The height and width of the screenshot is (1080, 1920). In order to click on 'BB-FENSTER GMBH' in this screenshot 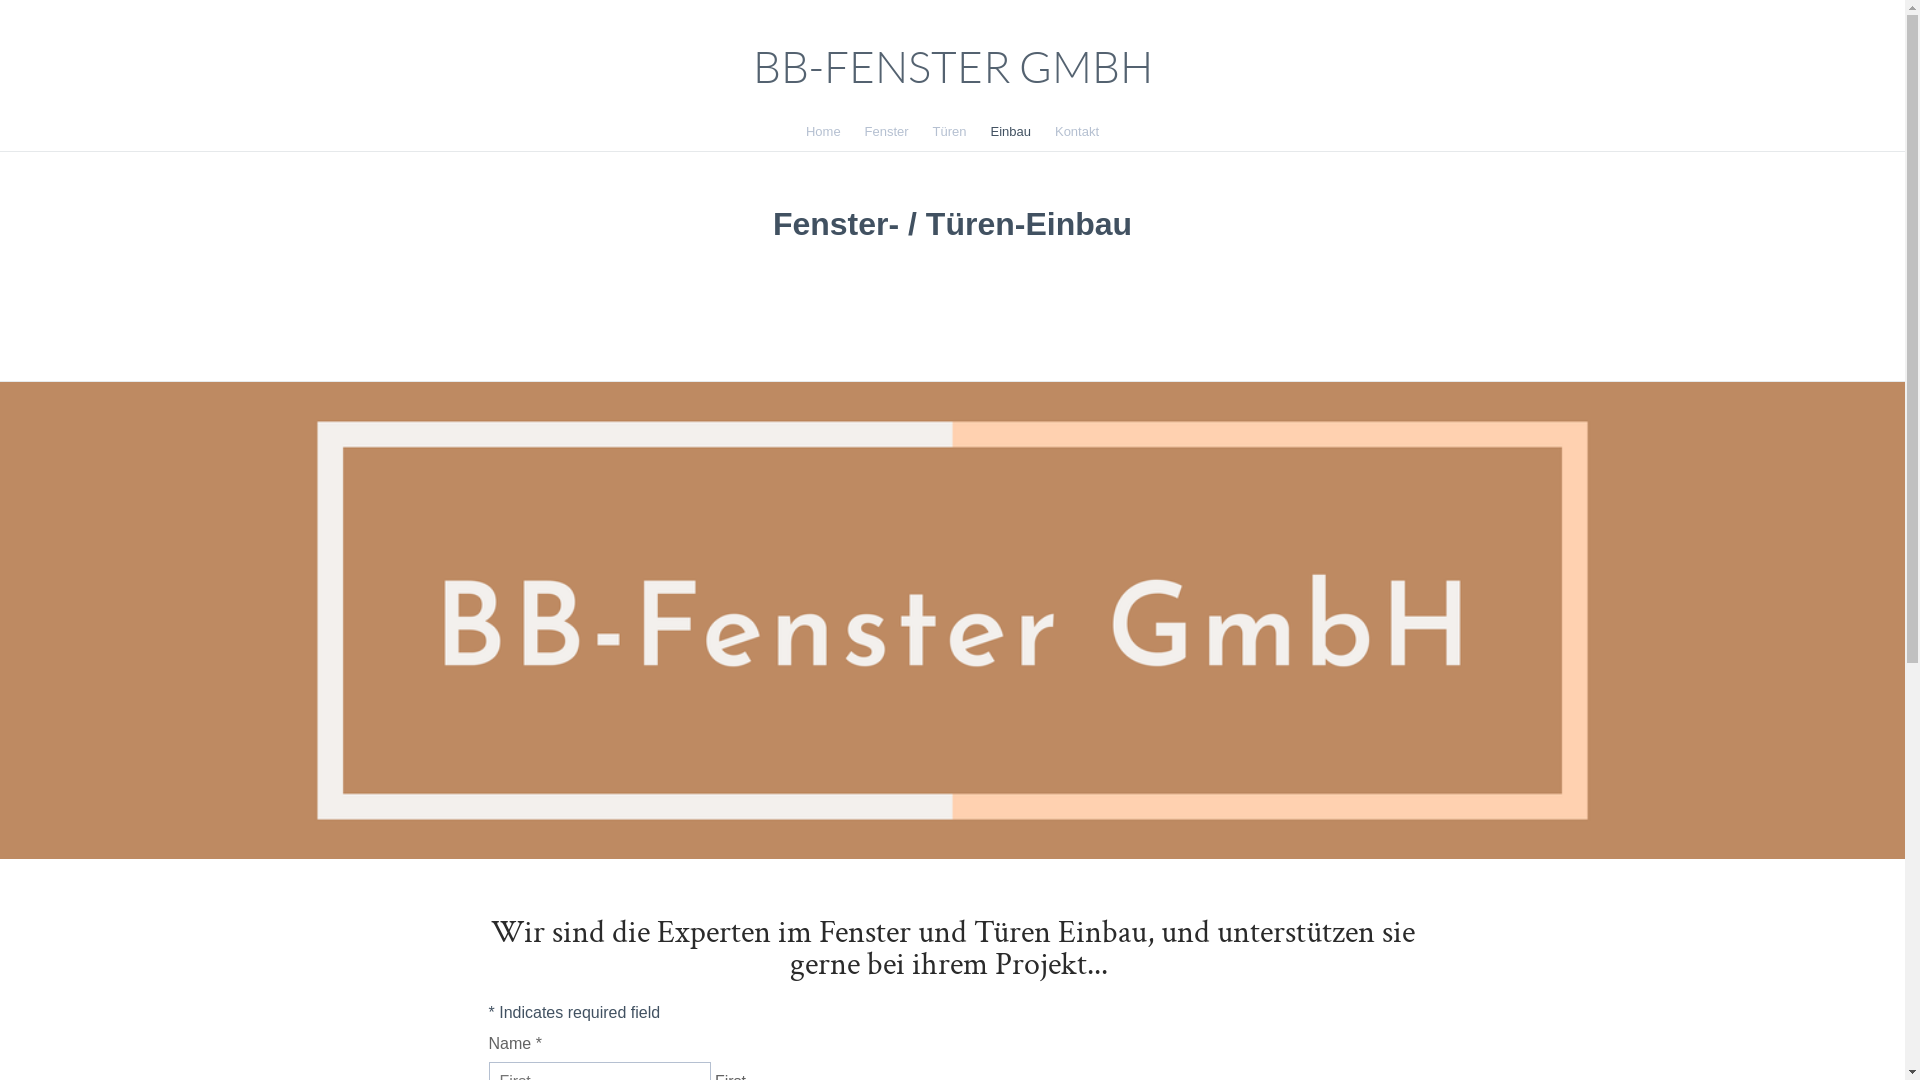, I will do `click(950, 66)`.